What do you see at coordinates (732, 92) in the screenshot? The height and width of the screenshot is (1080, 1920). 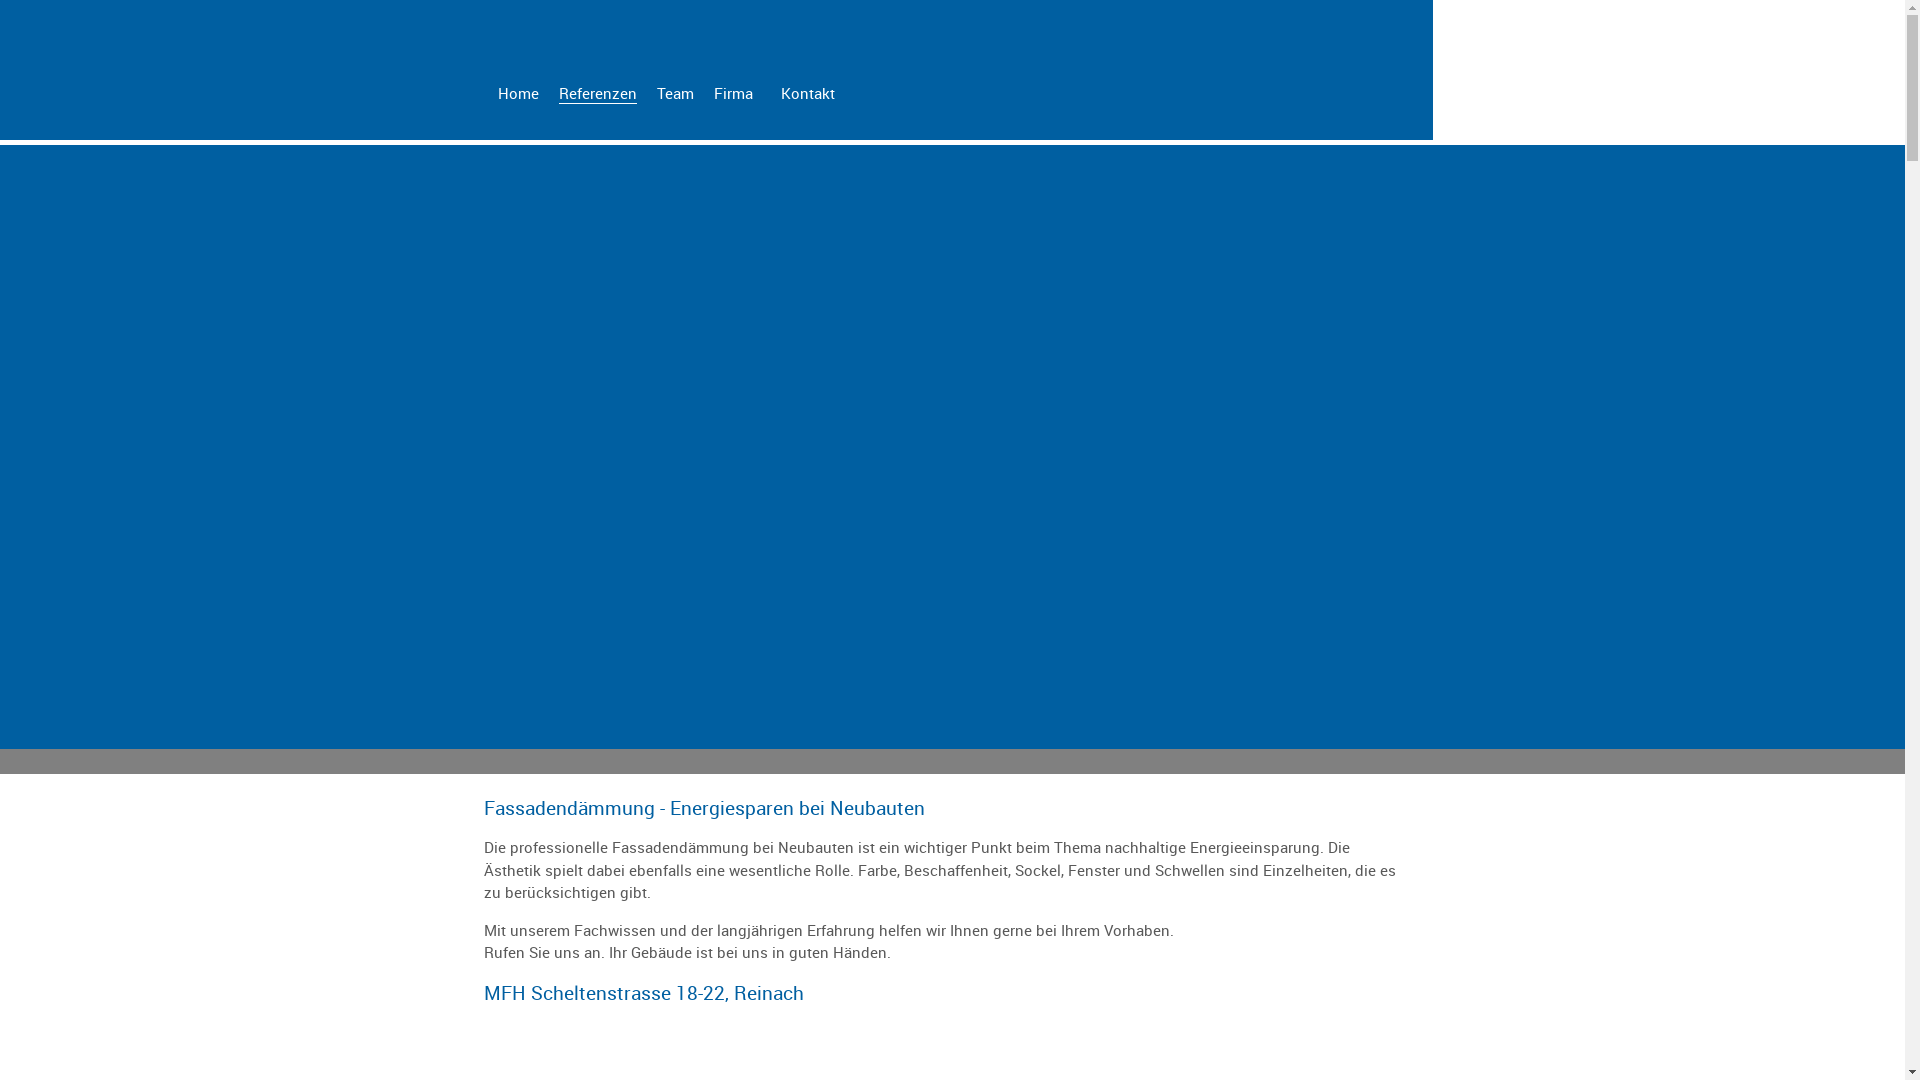 I see `'Firma'` at bounding box center [732, 92].